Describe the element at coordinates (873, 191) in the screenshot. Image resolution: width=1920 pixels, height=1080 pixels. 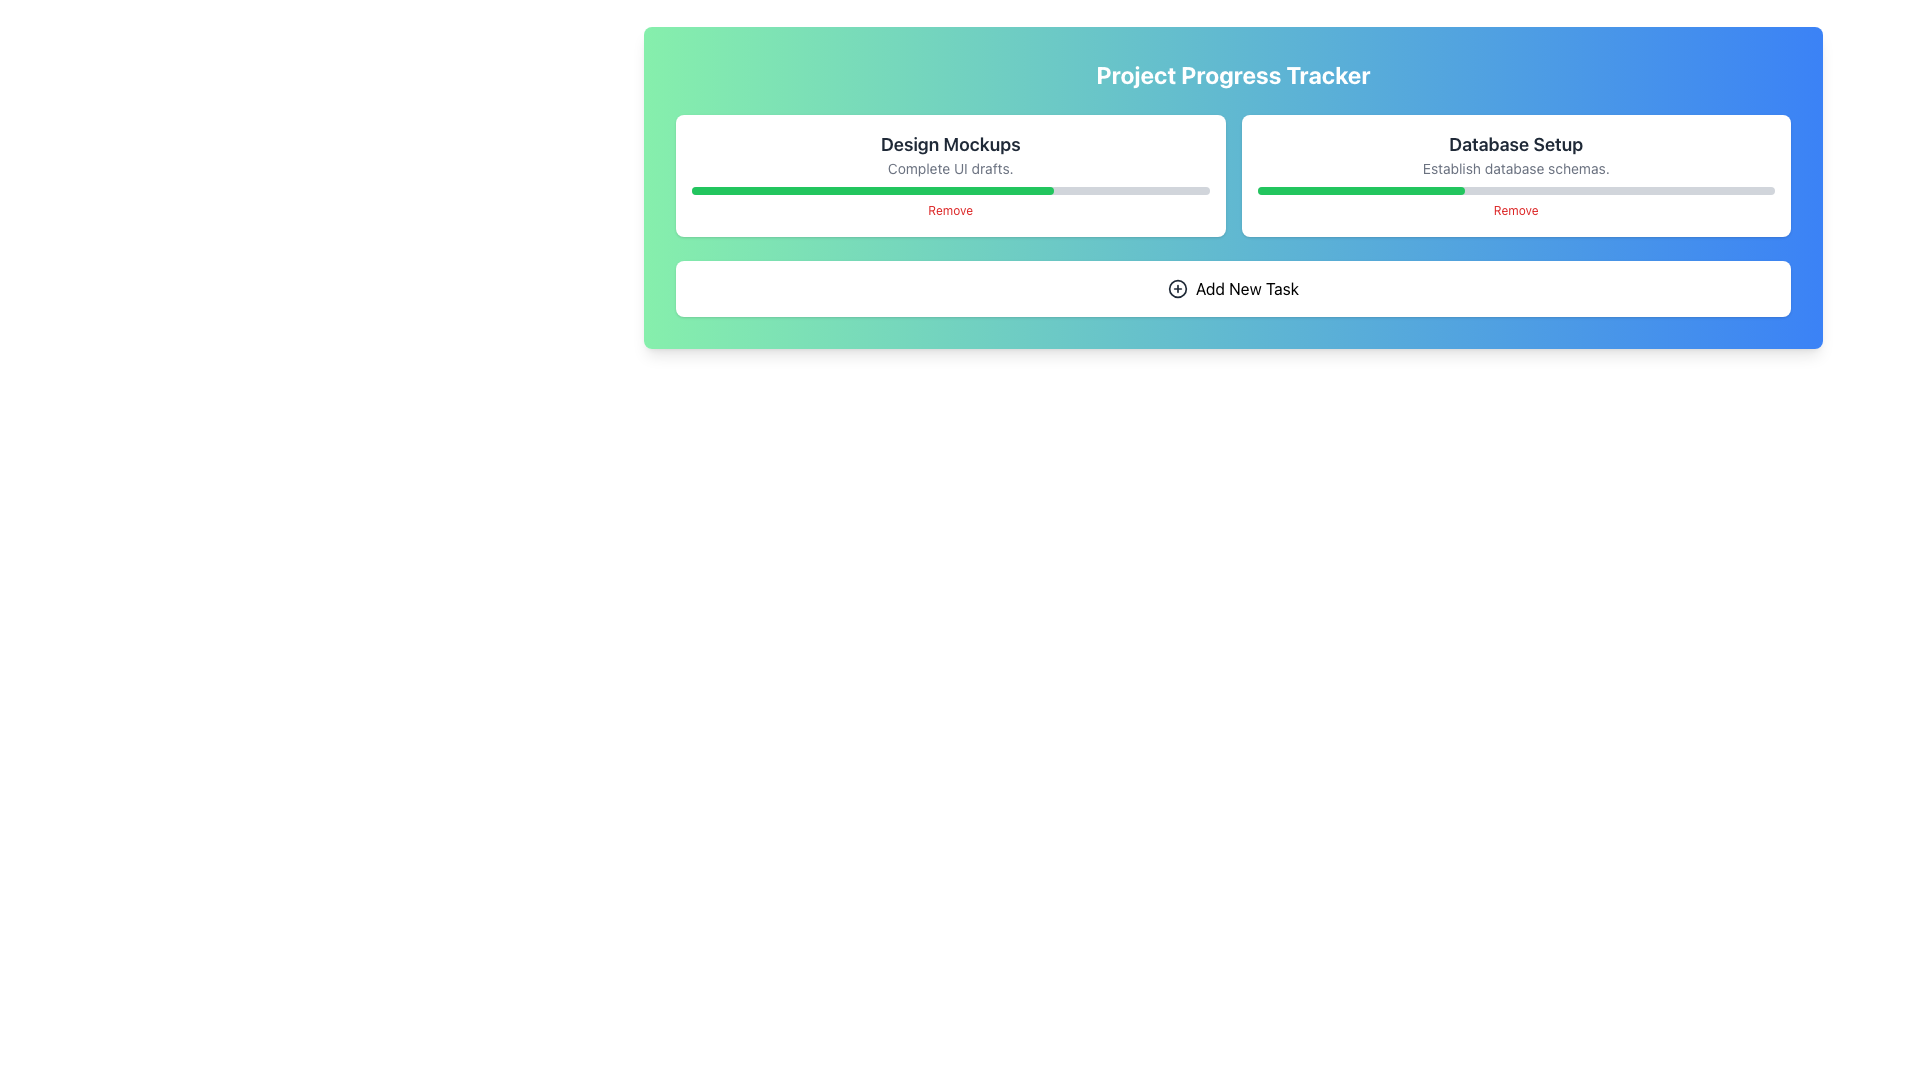
I see `the green progress indicator bar located under the 'Design Mockups' section of the 'Project Progress Tracker'` at that location.